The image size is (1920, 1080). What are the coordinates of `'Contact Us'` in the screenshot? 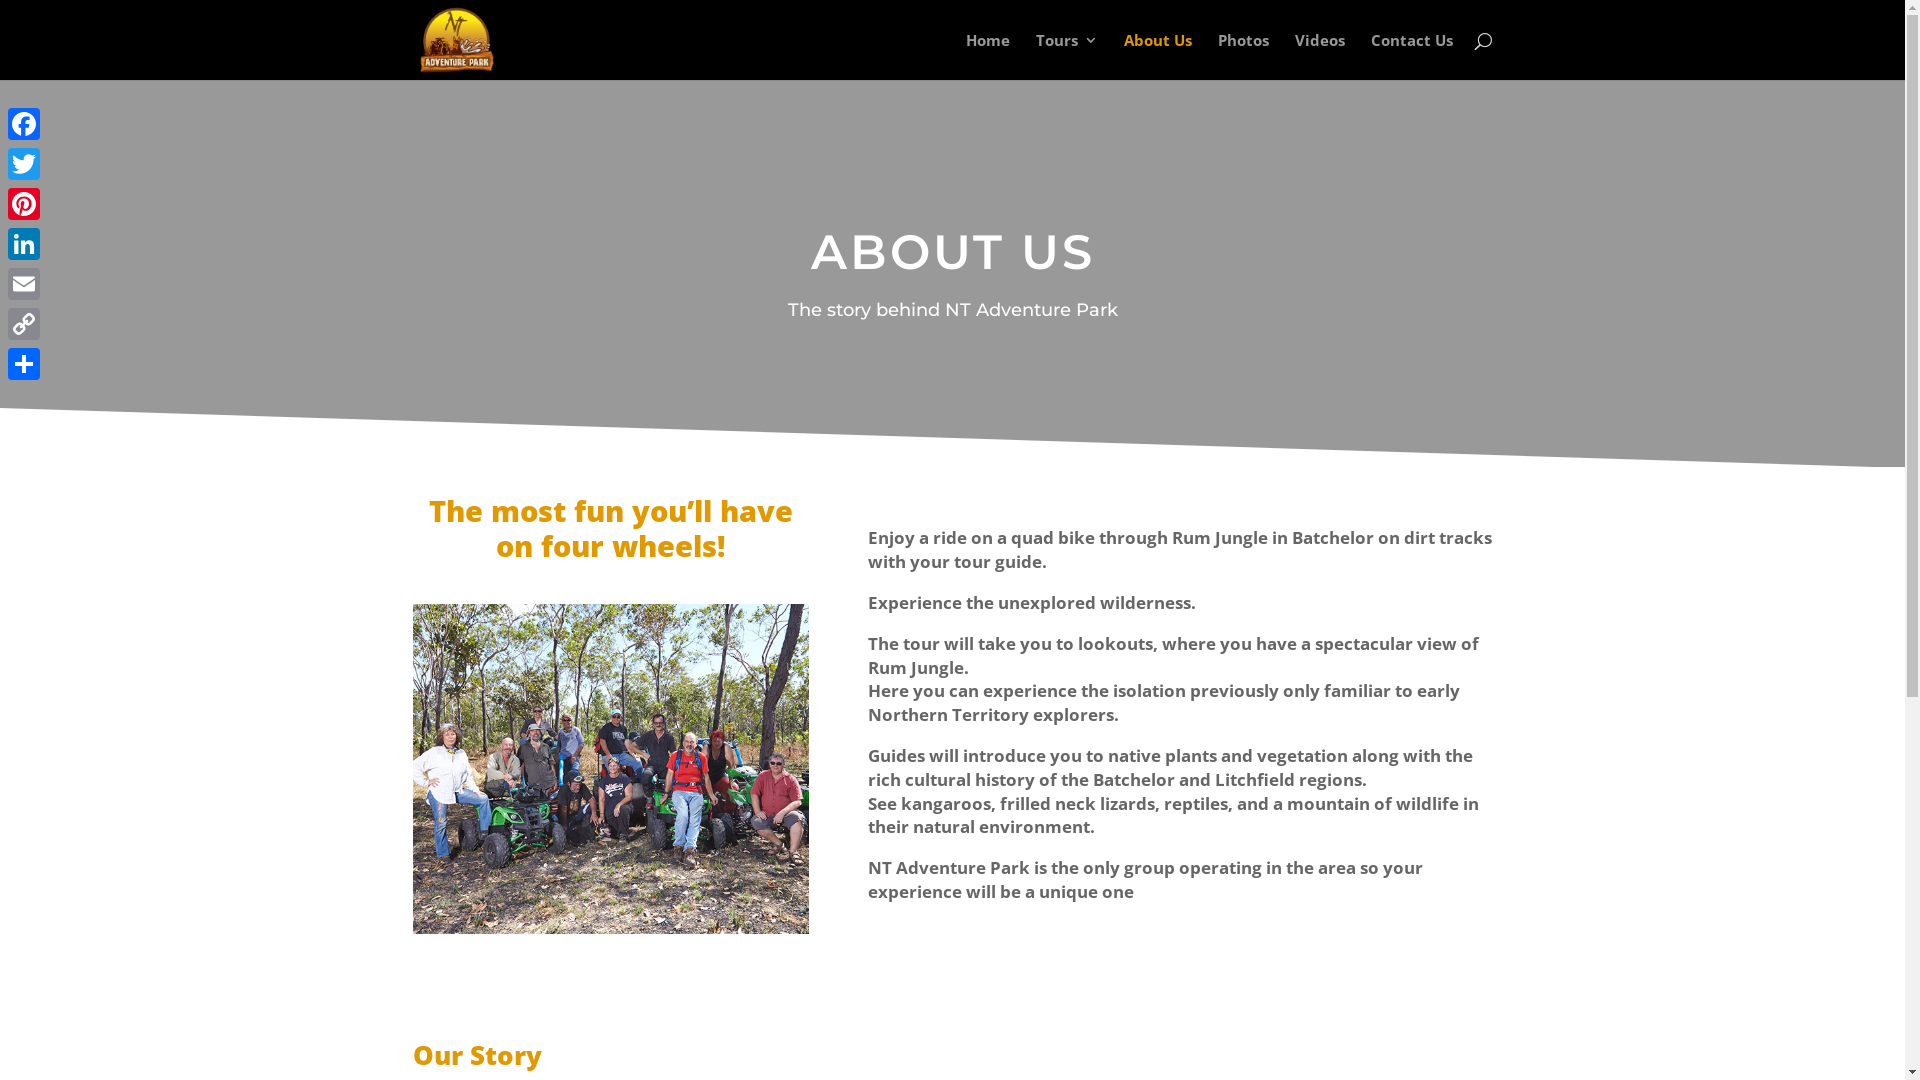 It's located at (1410, 55).